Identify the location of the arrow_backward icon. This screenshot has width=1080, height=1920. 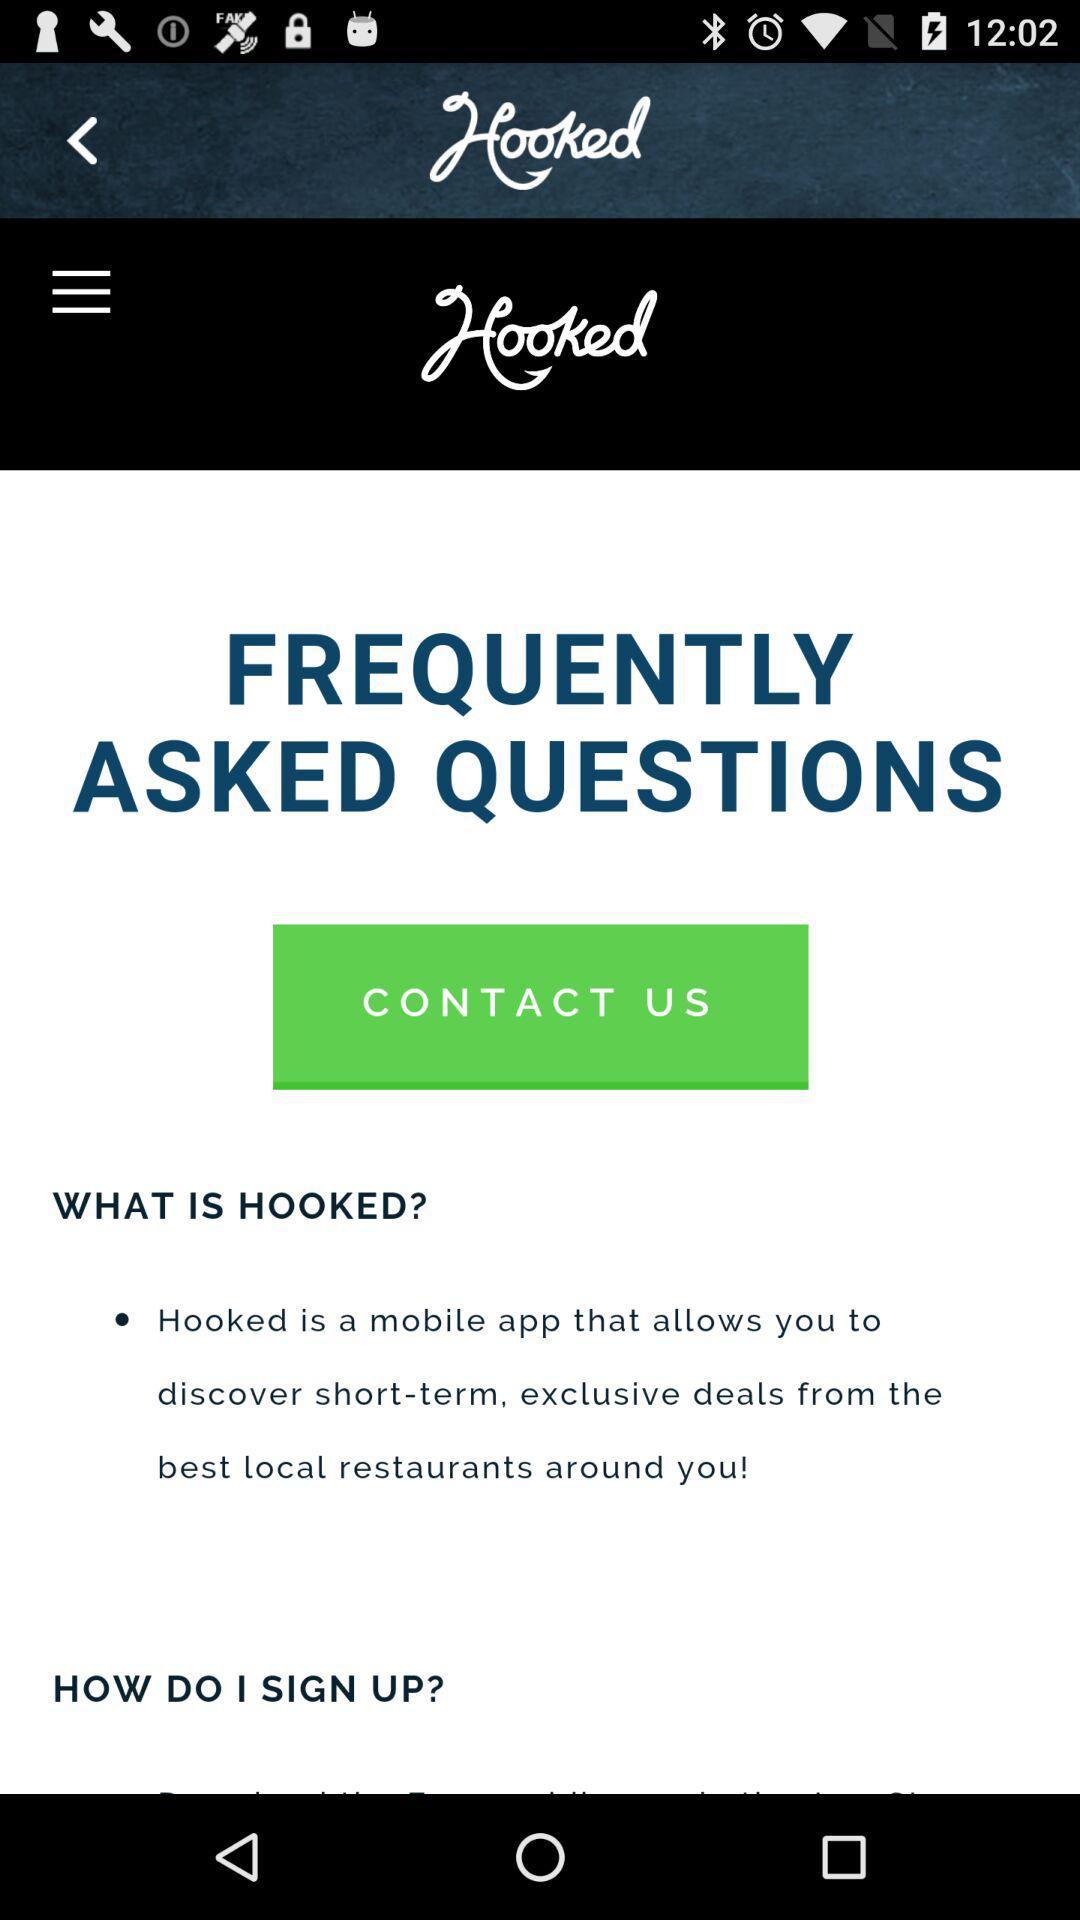
(80, 149).